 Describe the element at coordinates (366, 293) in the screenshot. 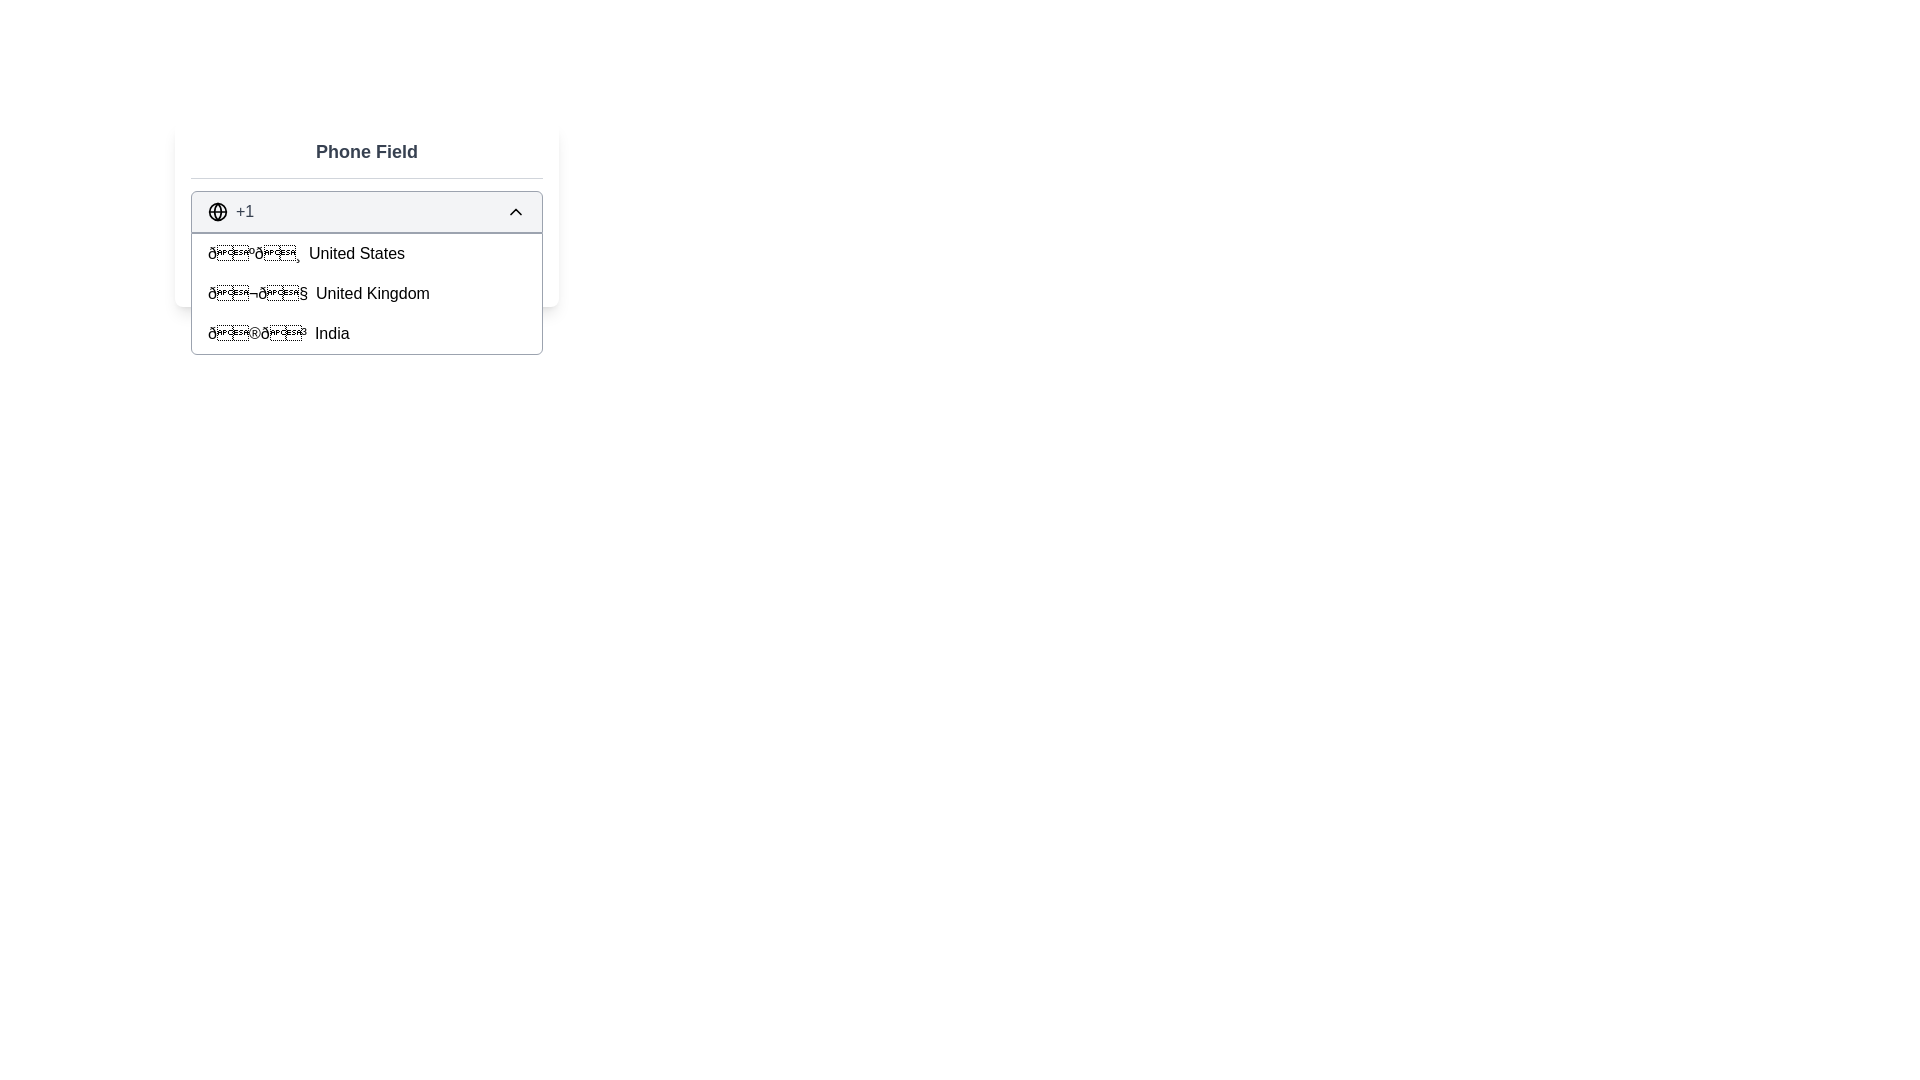

I see `the option labeled 'United Kingdom' in the dropdown list` at that location.